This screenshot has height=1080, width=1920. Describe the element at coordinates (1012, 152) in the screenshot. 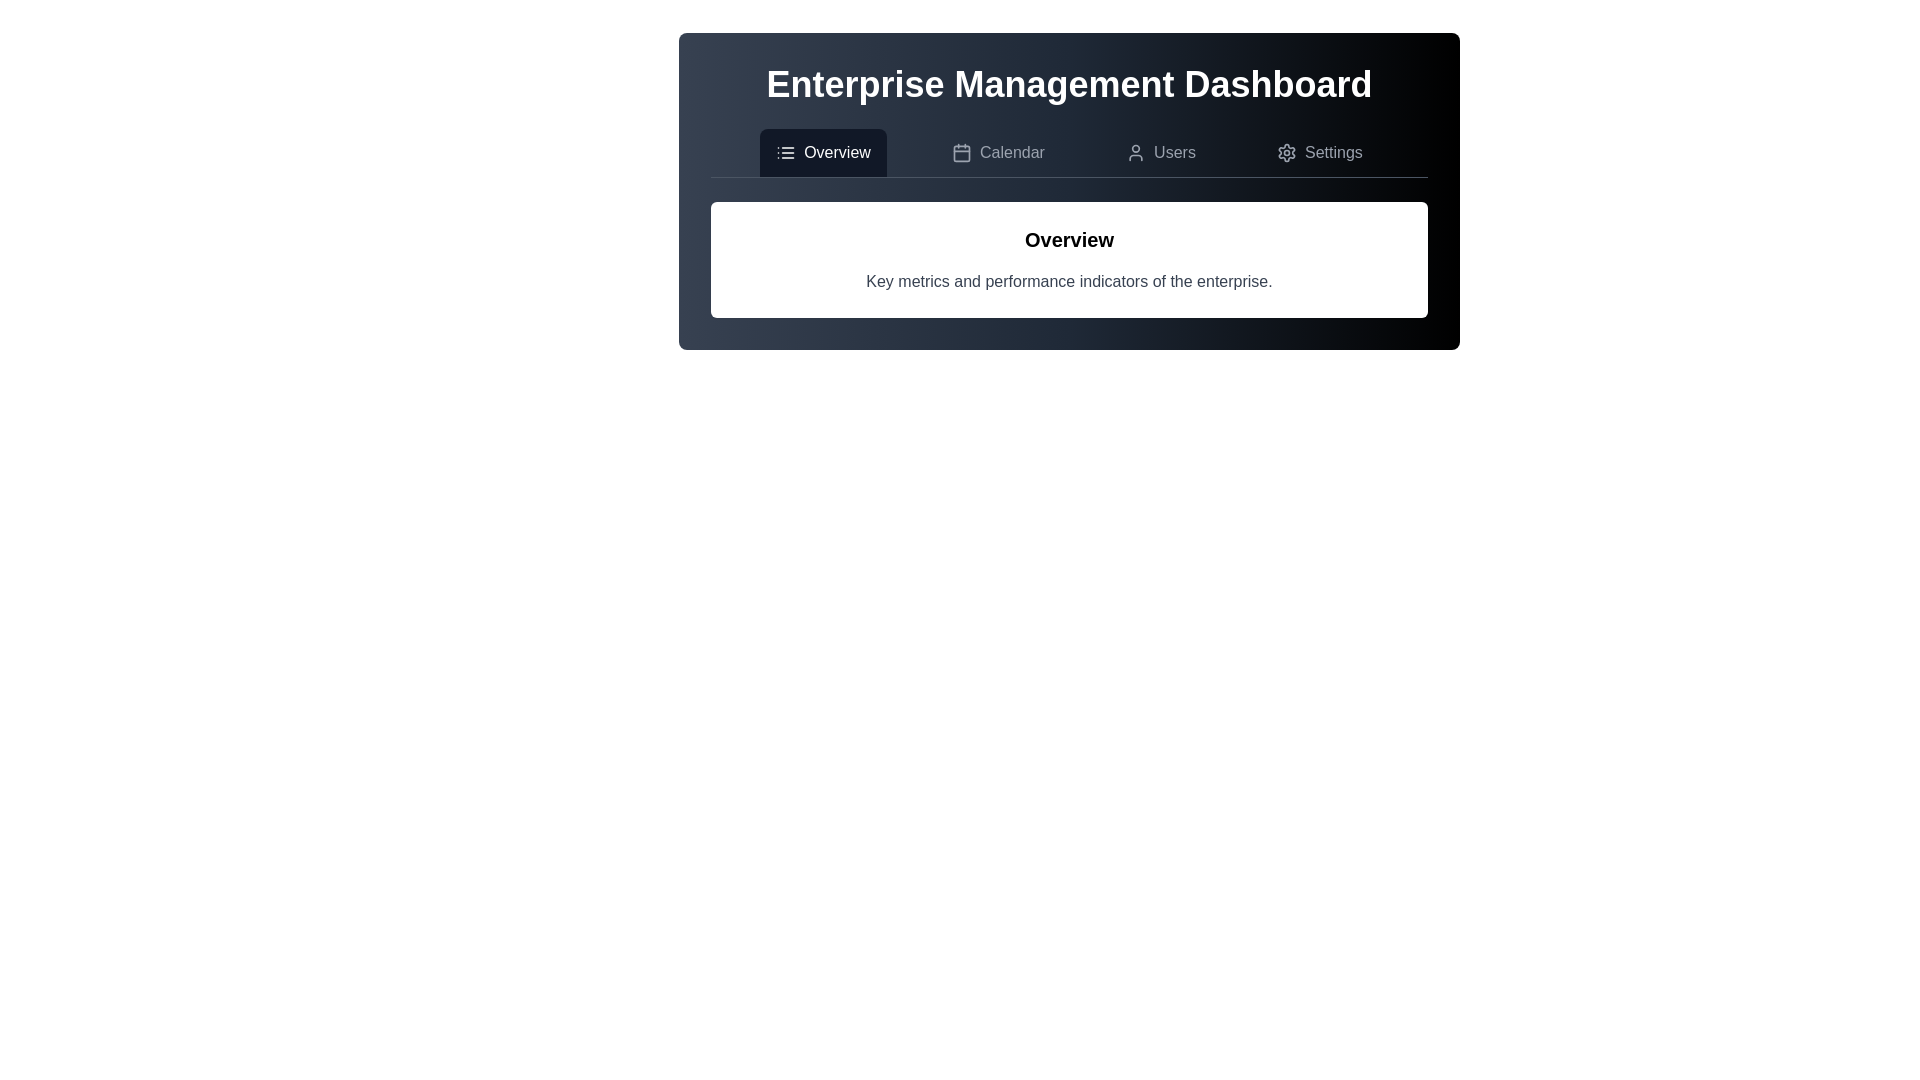

I see `the 'Calendar' text label in the navigation bar, which is the second menu item from the left, positioned to the left of the 'Users' icon` at that location.